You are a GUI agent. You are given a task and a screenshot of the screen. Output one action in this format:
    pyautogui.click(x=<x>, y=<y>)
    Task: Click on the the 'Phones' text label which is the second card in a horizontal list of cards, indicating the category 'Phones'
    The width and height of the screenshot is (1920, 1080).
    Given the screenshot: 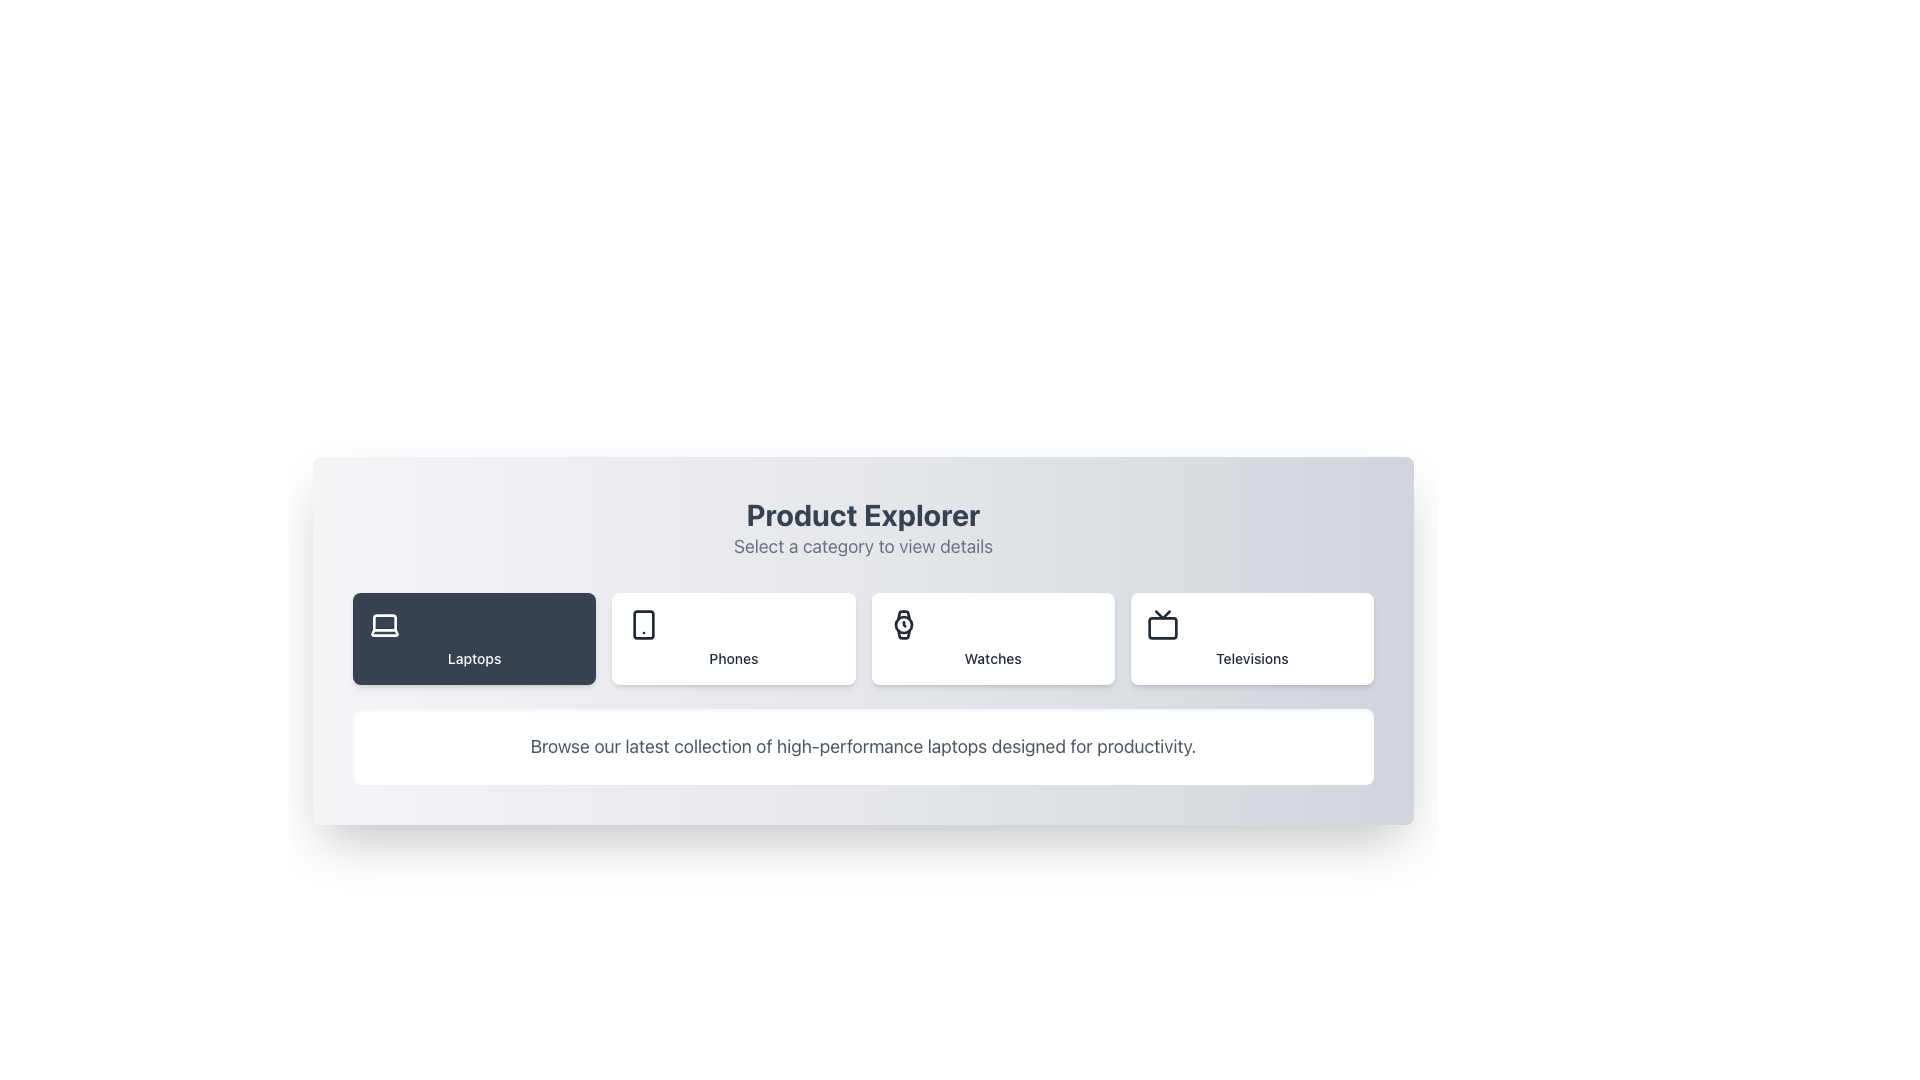 What is the action you would take?
    pyautogui.click(x=732, y=659)
    